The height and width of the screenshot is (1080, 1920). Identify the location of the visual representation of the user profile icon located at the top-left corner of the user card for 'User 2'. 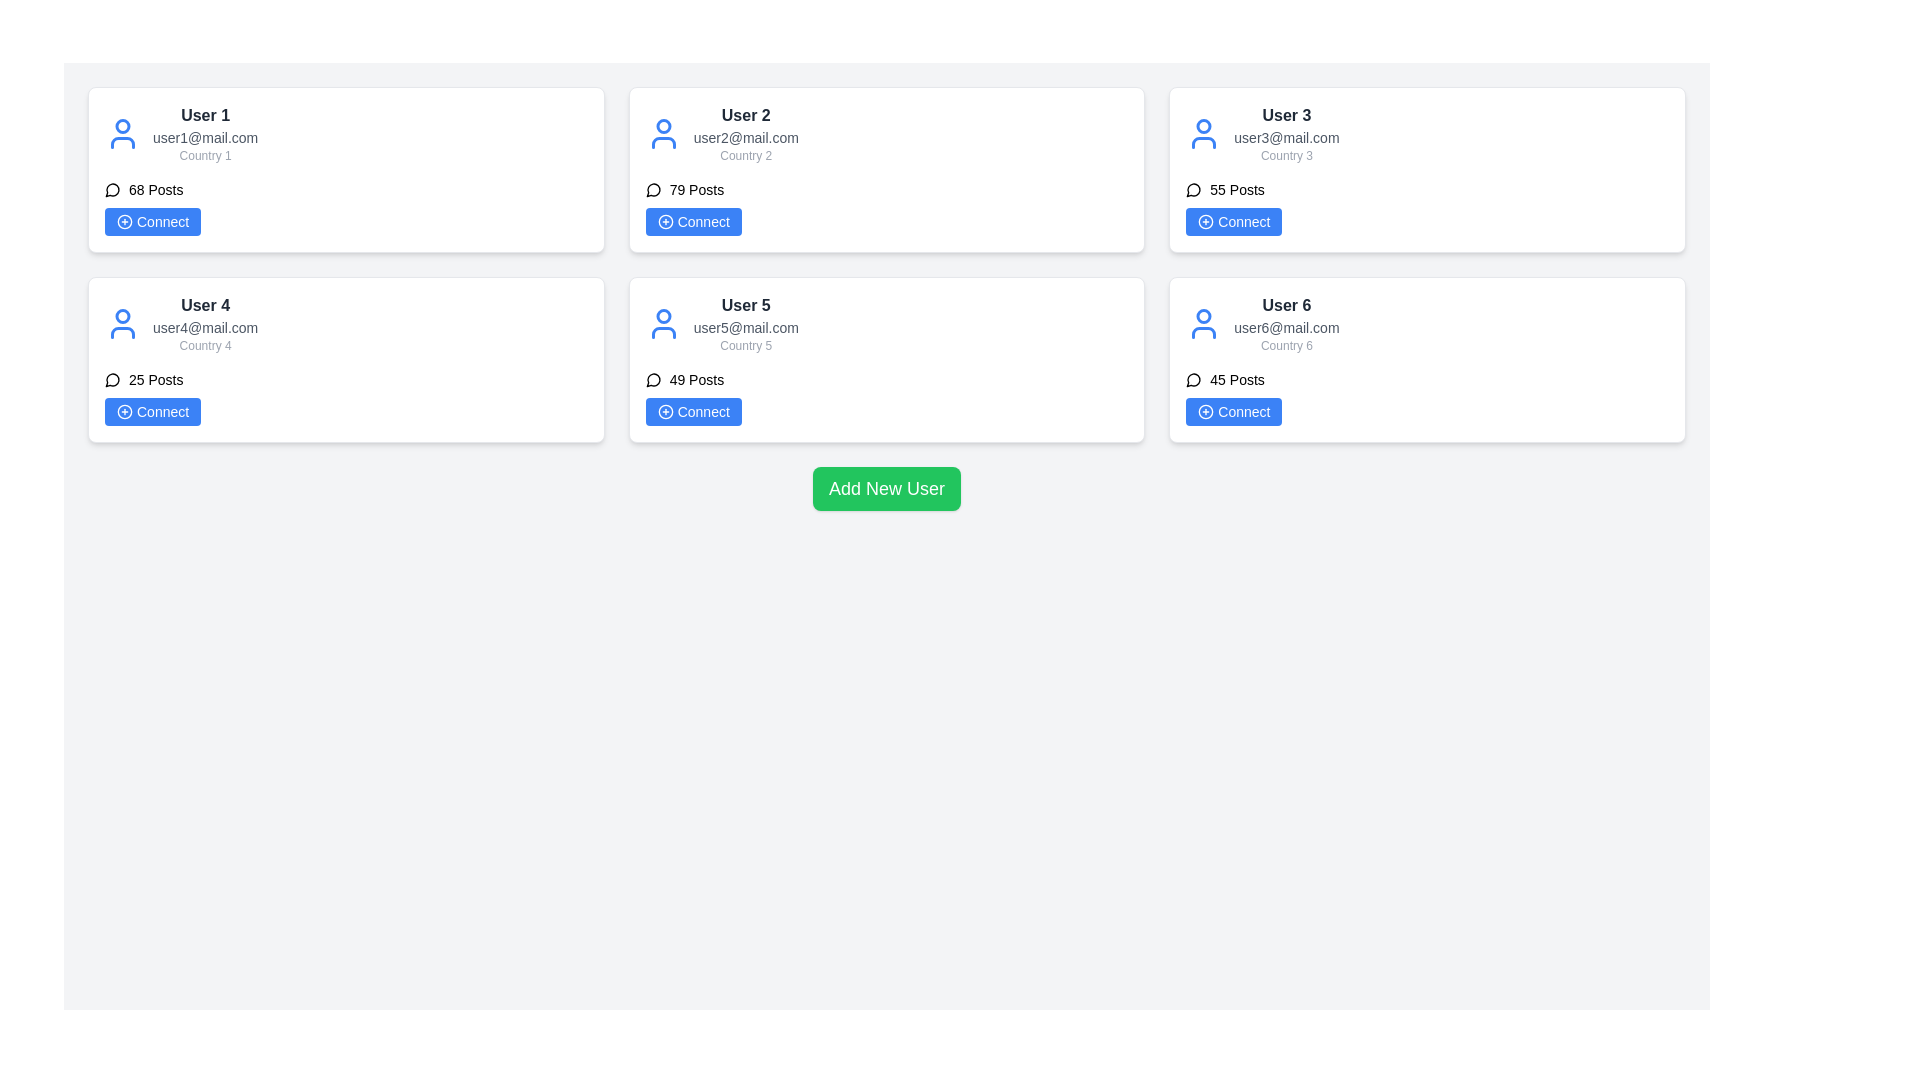
(663, 126).